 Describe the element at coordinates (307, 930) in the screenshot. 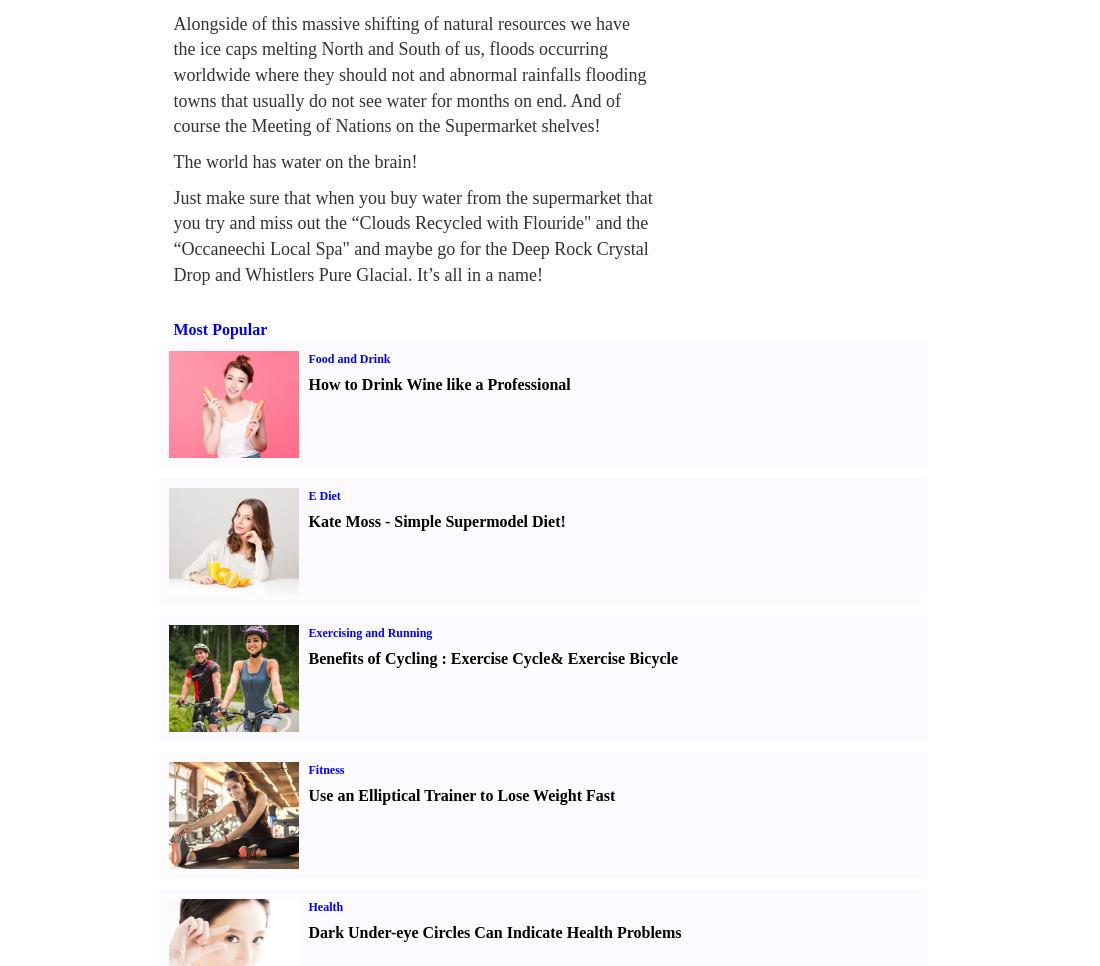

I see `'Dark Under-eye Circles Can Indicate Health Problems'` at that location.